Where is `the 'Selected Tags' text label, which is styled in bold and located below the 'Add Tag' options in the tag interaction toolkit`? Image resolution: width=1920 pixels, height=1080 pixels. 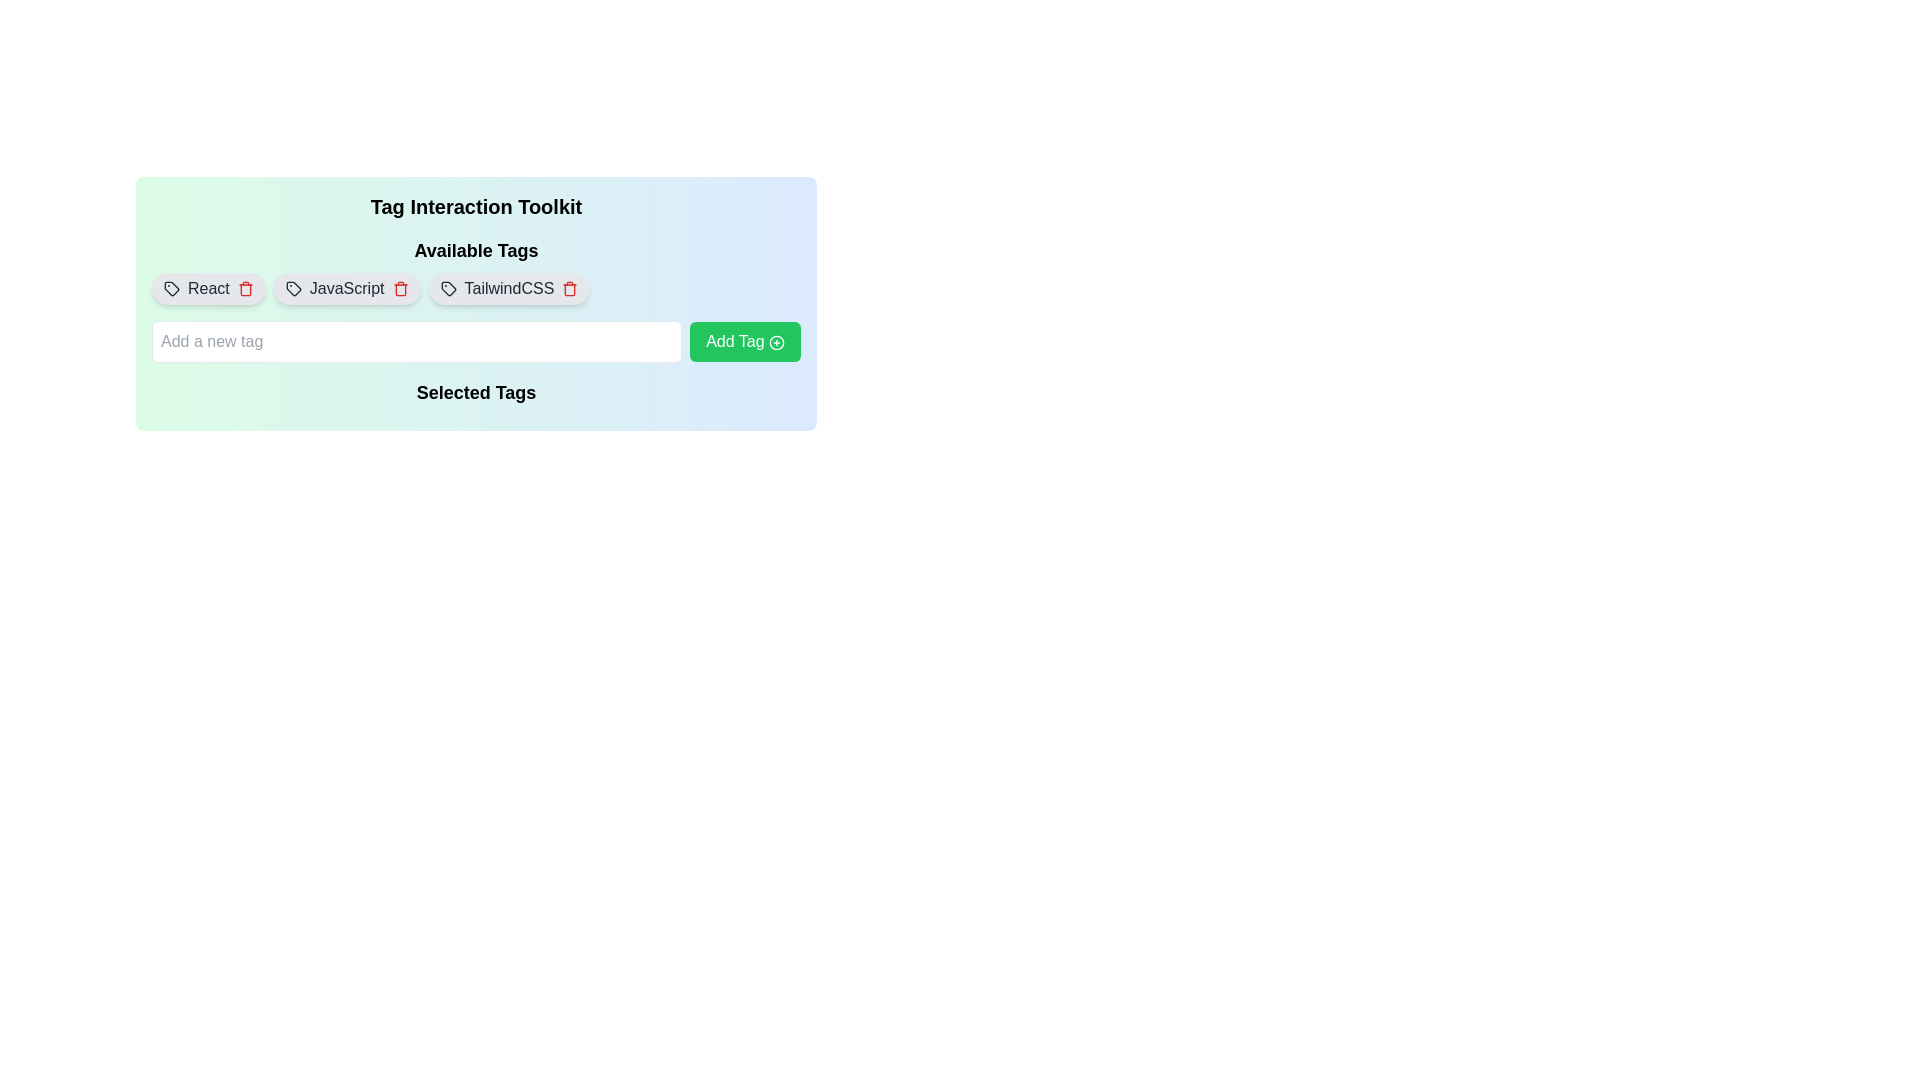 the 'Selected Tags' text label, which is styled in bold and located below the 'Add Tag' options in the tag interaction toolkit is located at coordinates (475, 397).